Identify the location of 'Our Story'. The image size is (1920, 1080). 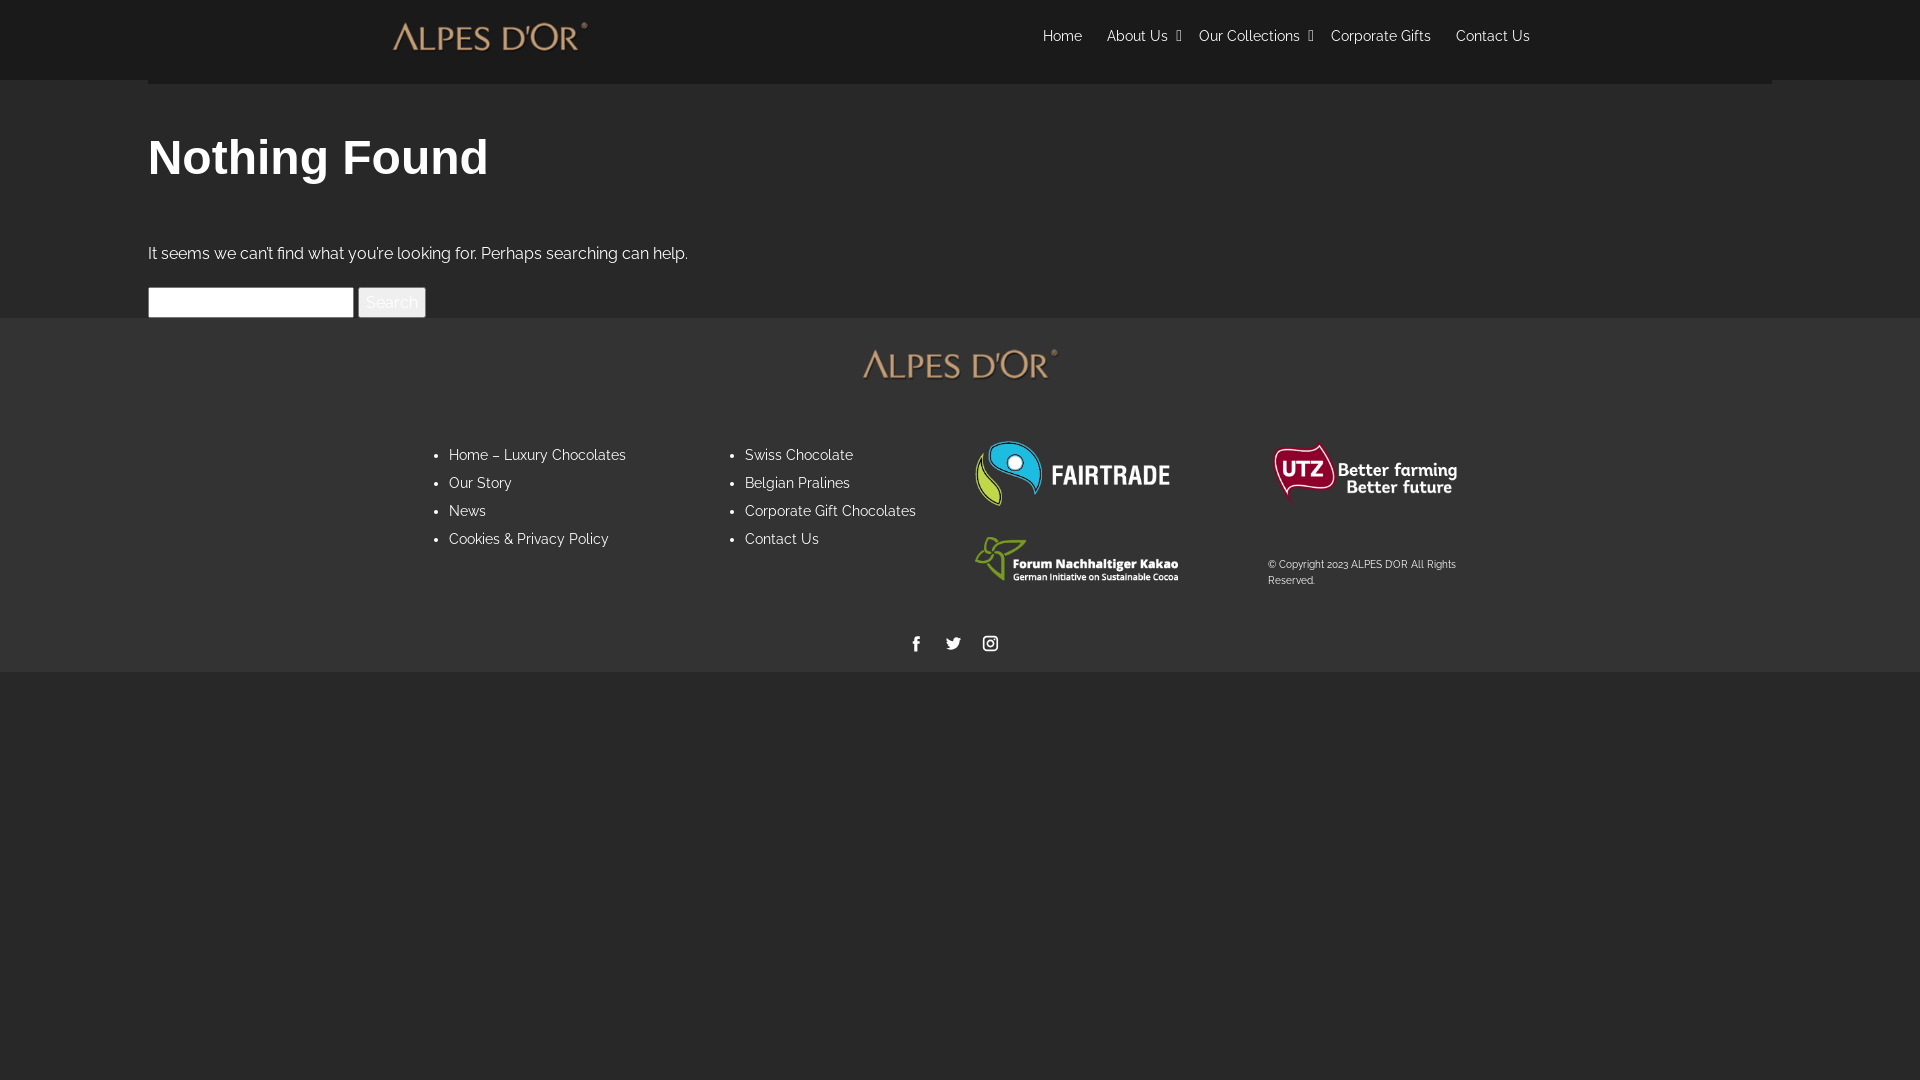
(480, 482).